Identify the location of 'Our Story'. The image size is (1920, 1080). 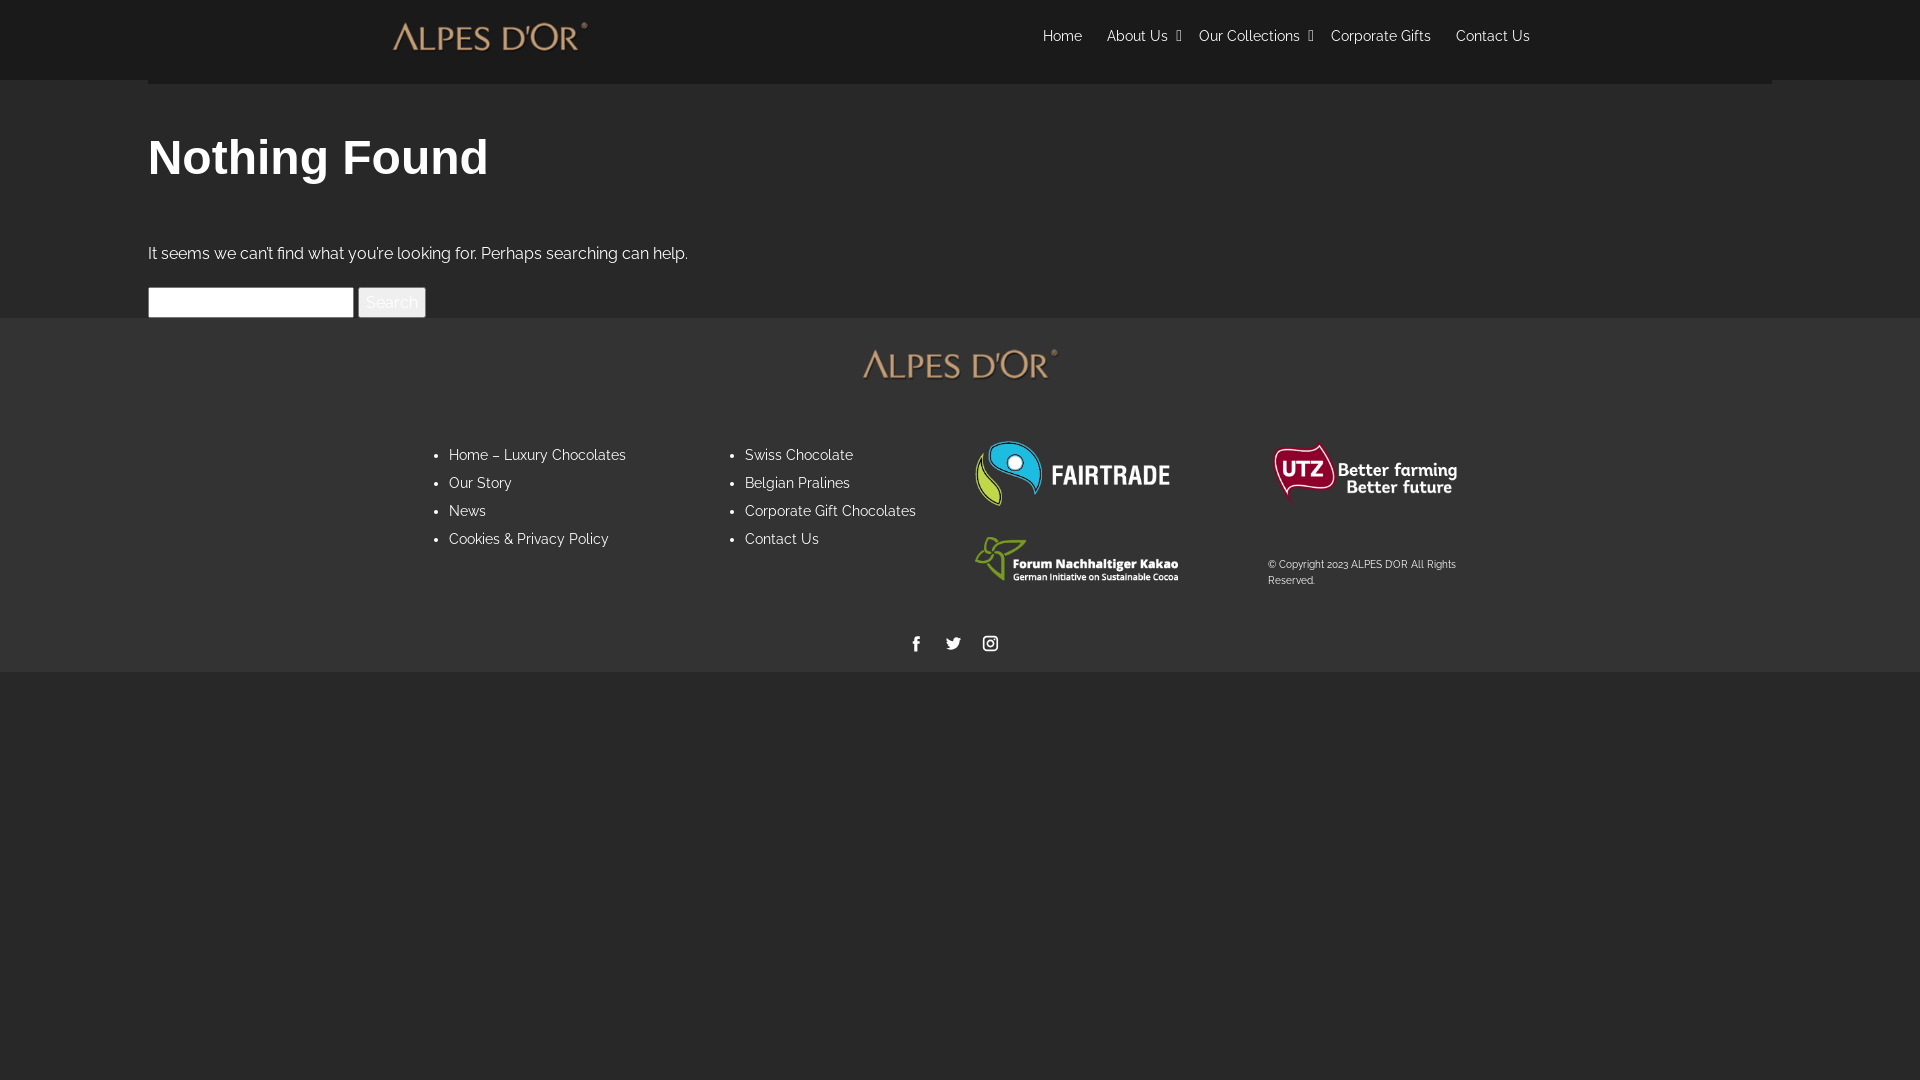
(480, 482).